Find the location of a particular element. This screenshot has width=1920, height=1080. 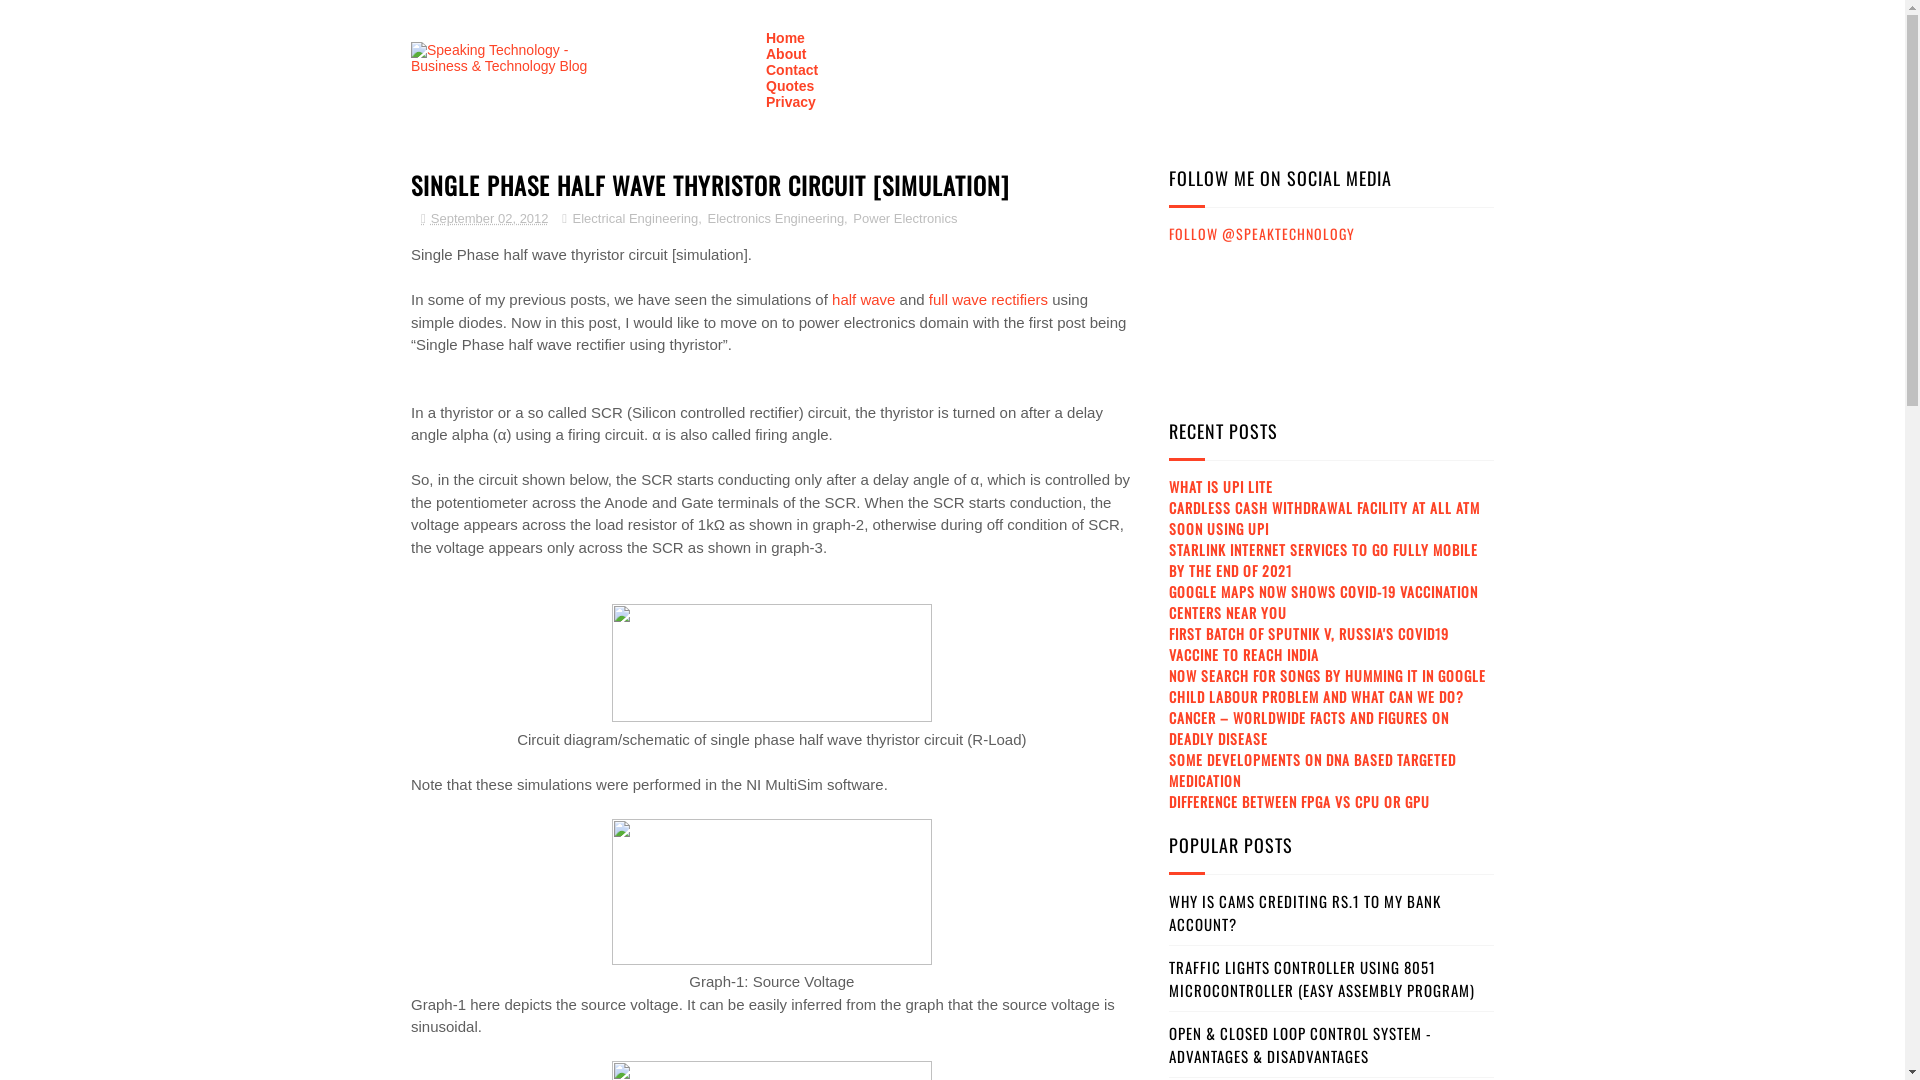

'Home' is located at coordinates (784, 38).